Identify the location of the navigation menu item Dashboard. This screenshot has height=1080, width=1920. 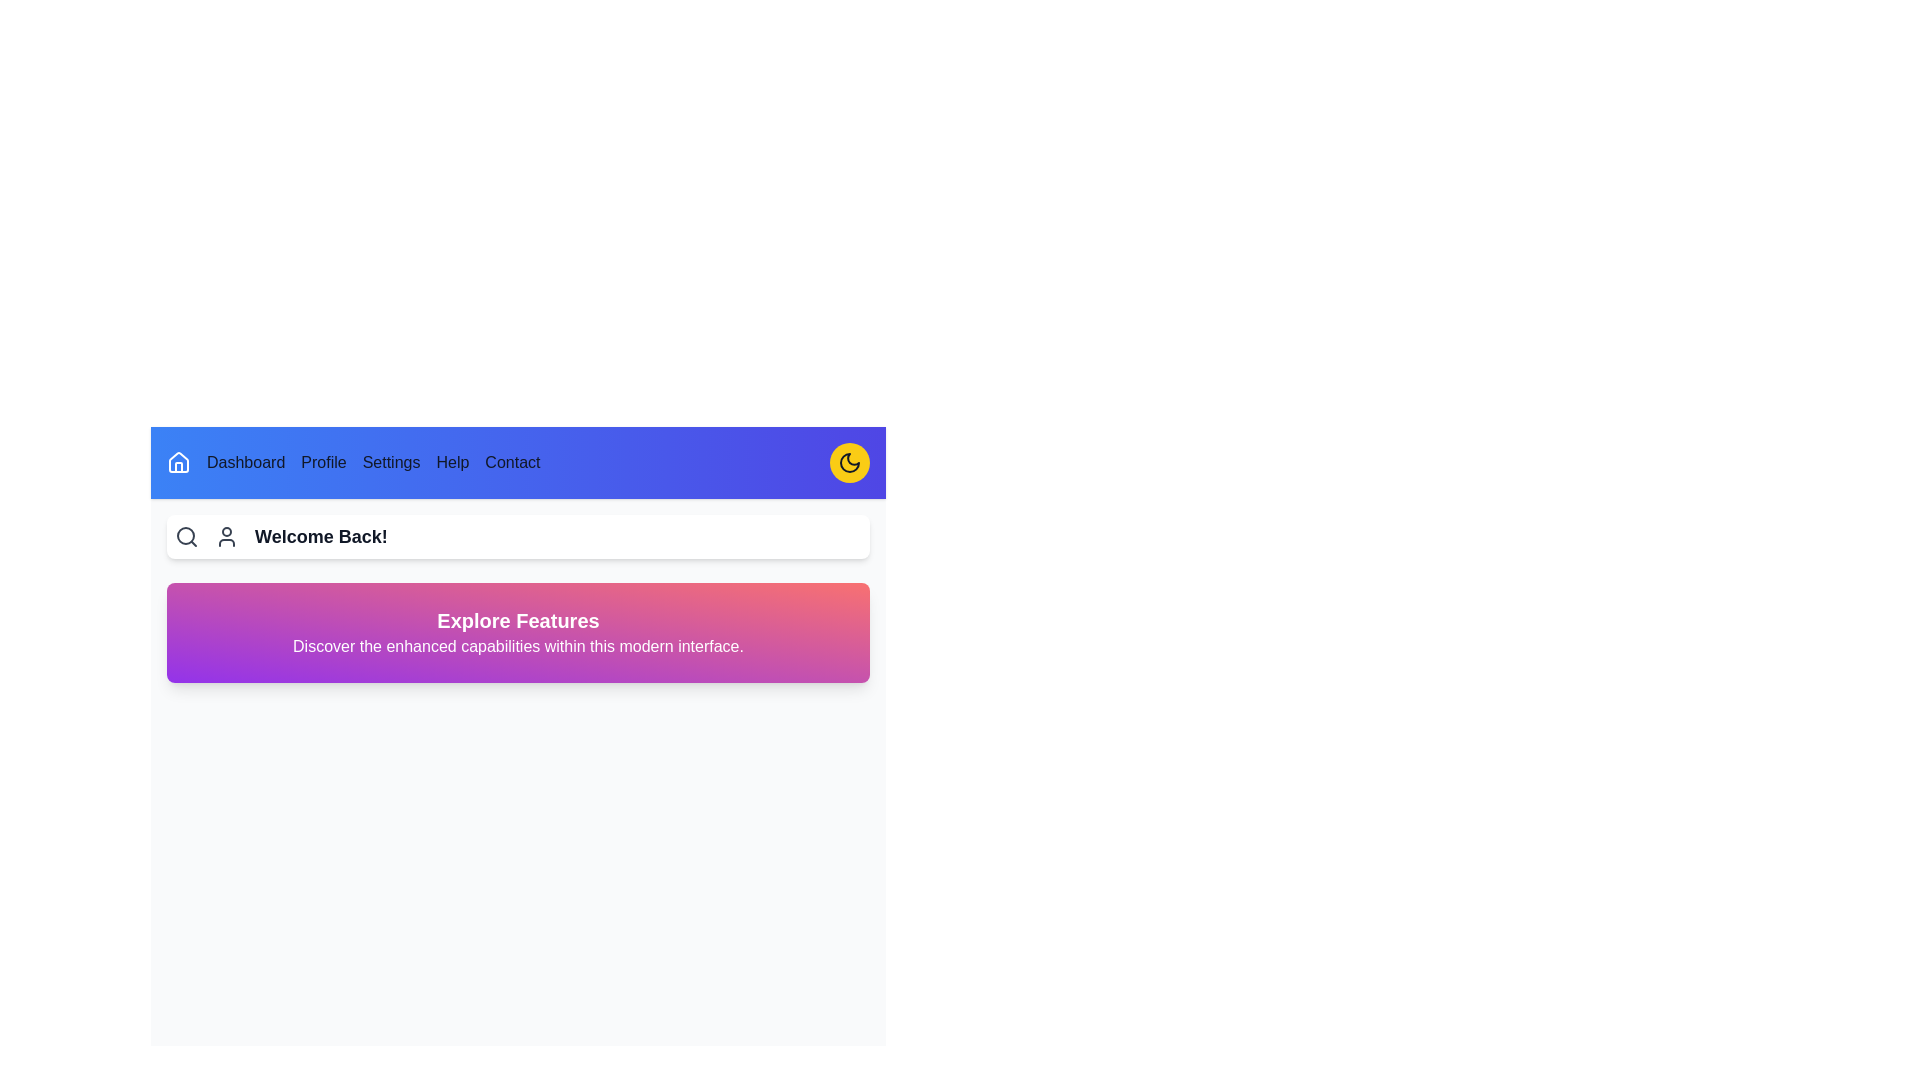
(244, 462).